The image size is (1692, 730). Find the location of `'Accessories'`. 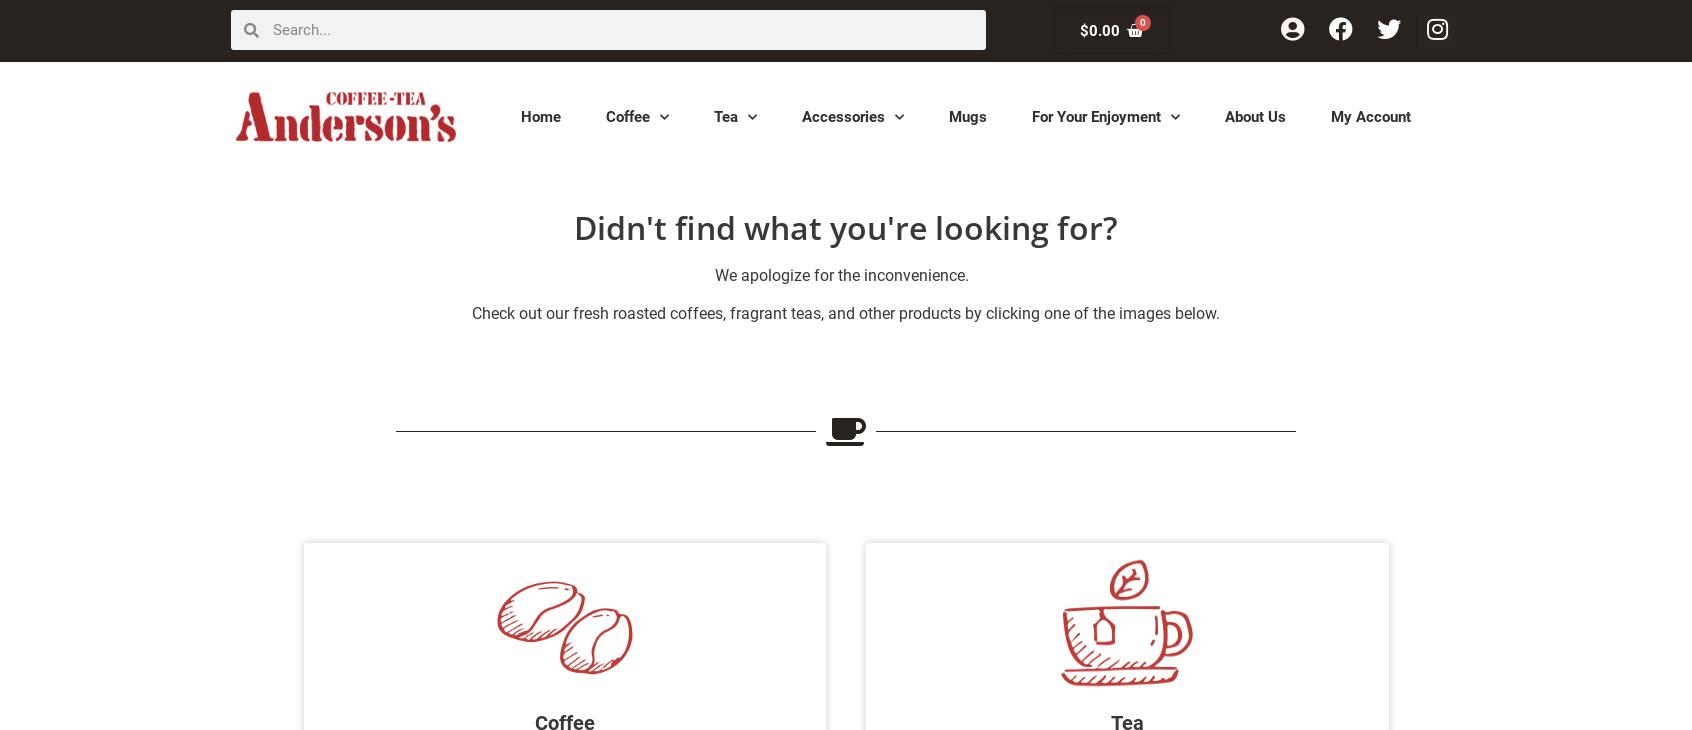

'Accessories' is located at coordinates (843, 114).